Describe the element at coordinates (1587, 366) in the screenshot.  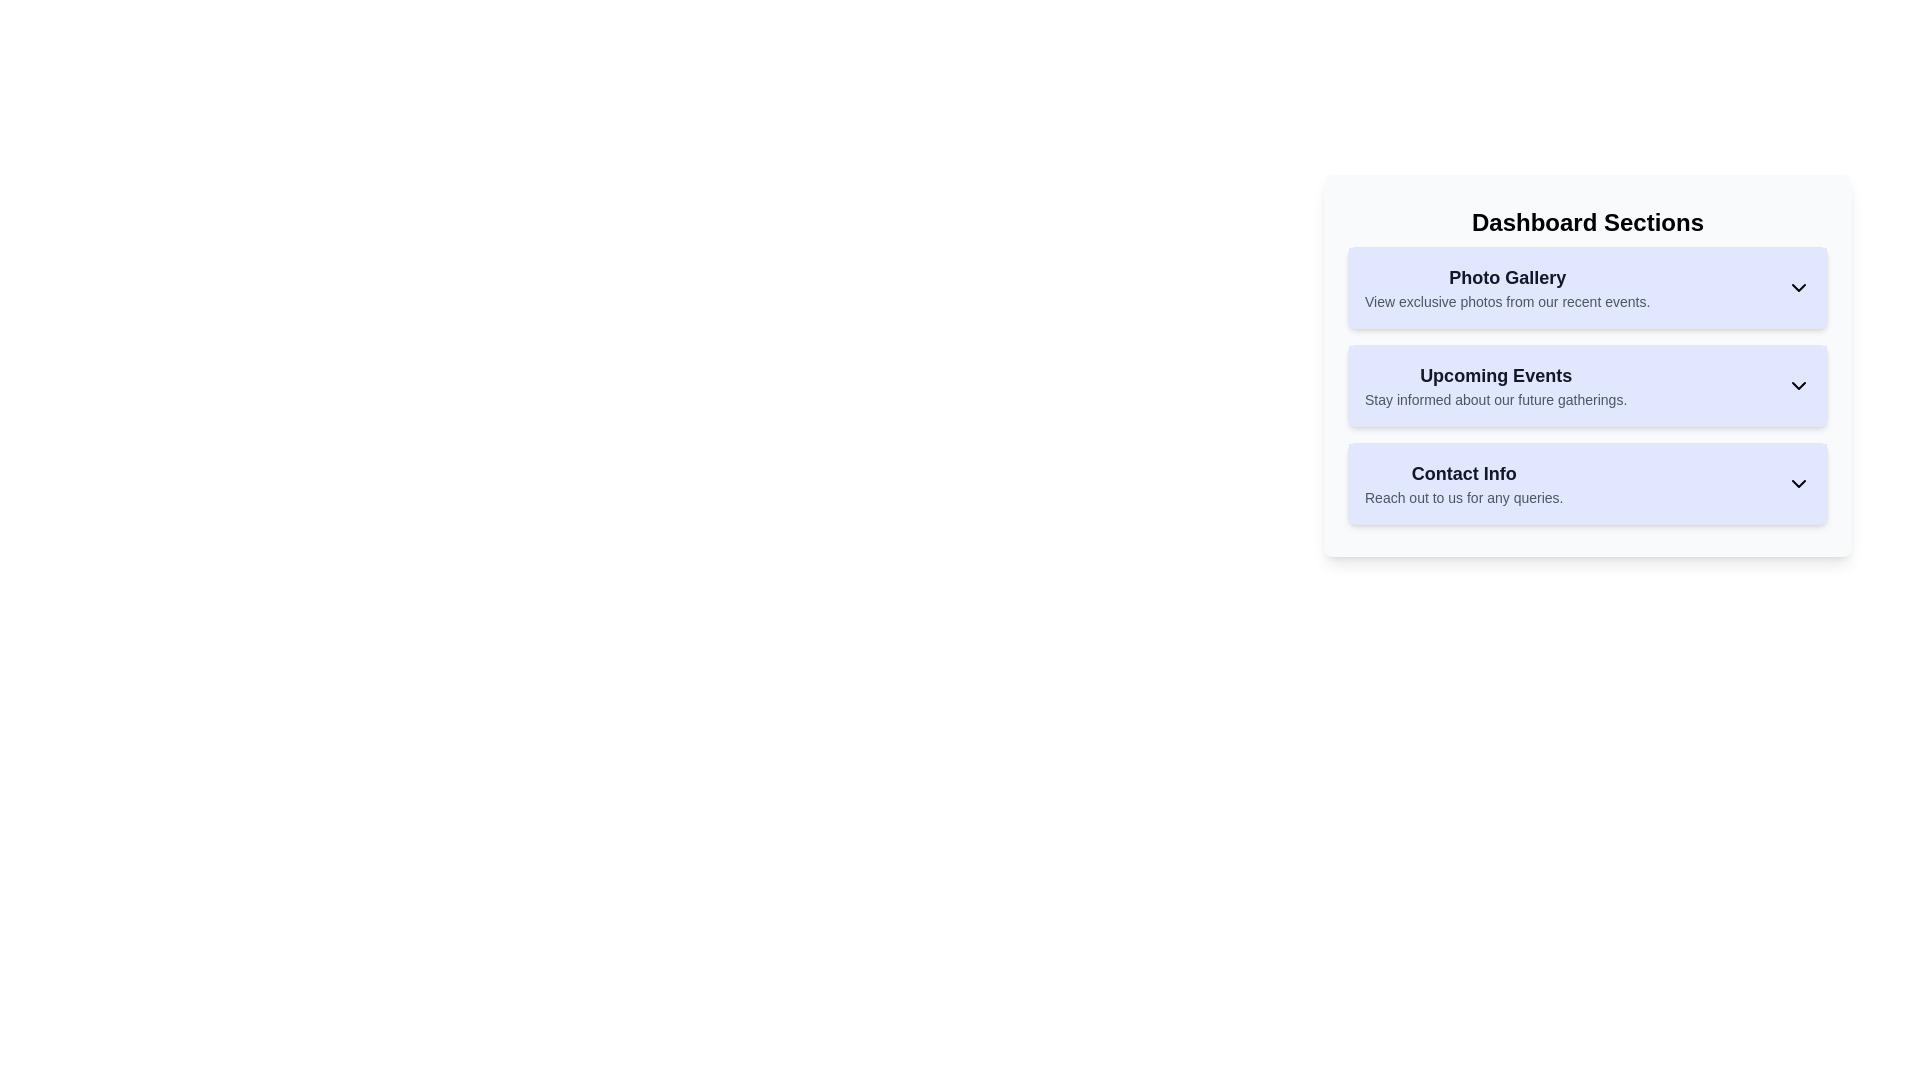
I see `the Collapsible panel located in the Dashboard Sections, positioned between the Photo Gallery and Contact Info sections` at that location.